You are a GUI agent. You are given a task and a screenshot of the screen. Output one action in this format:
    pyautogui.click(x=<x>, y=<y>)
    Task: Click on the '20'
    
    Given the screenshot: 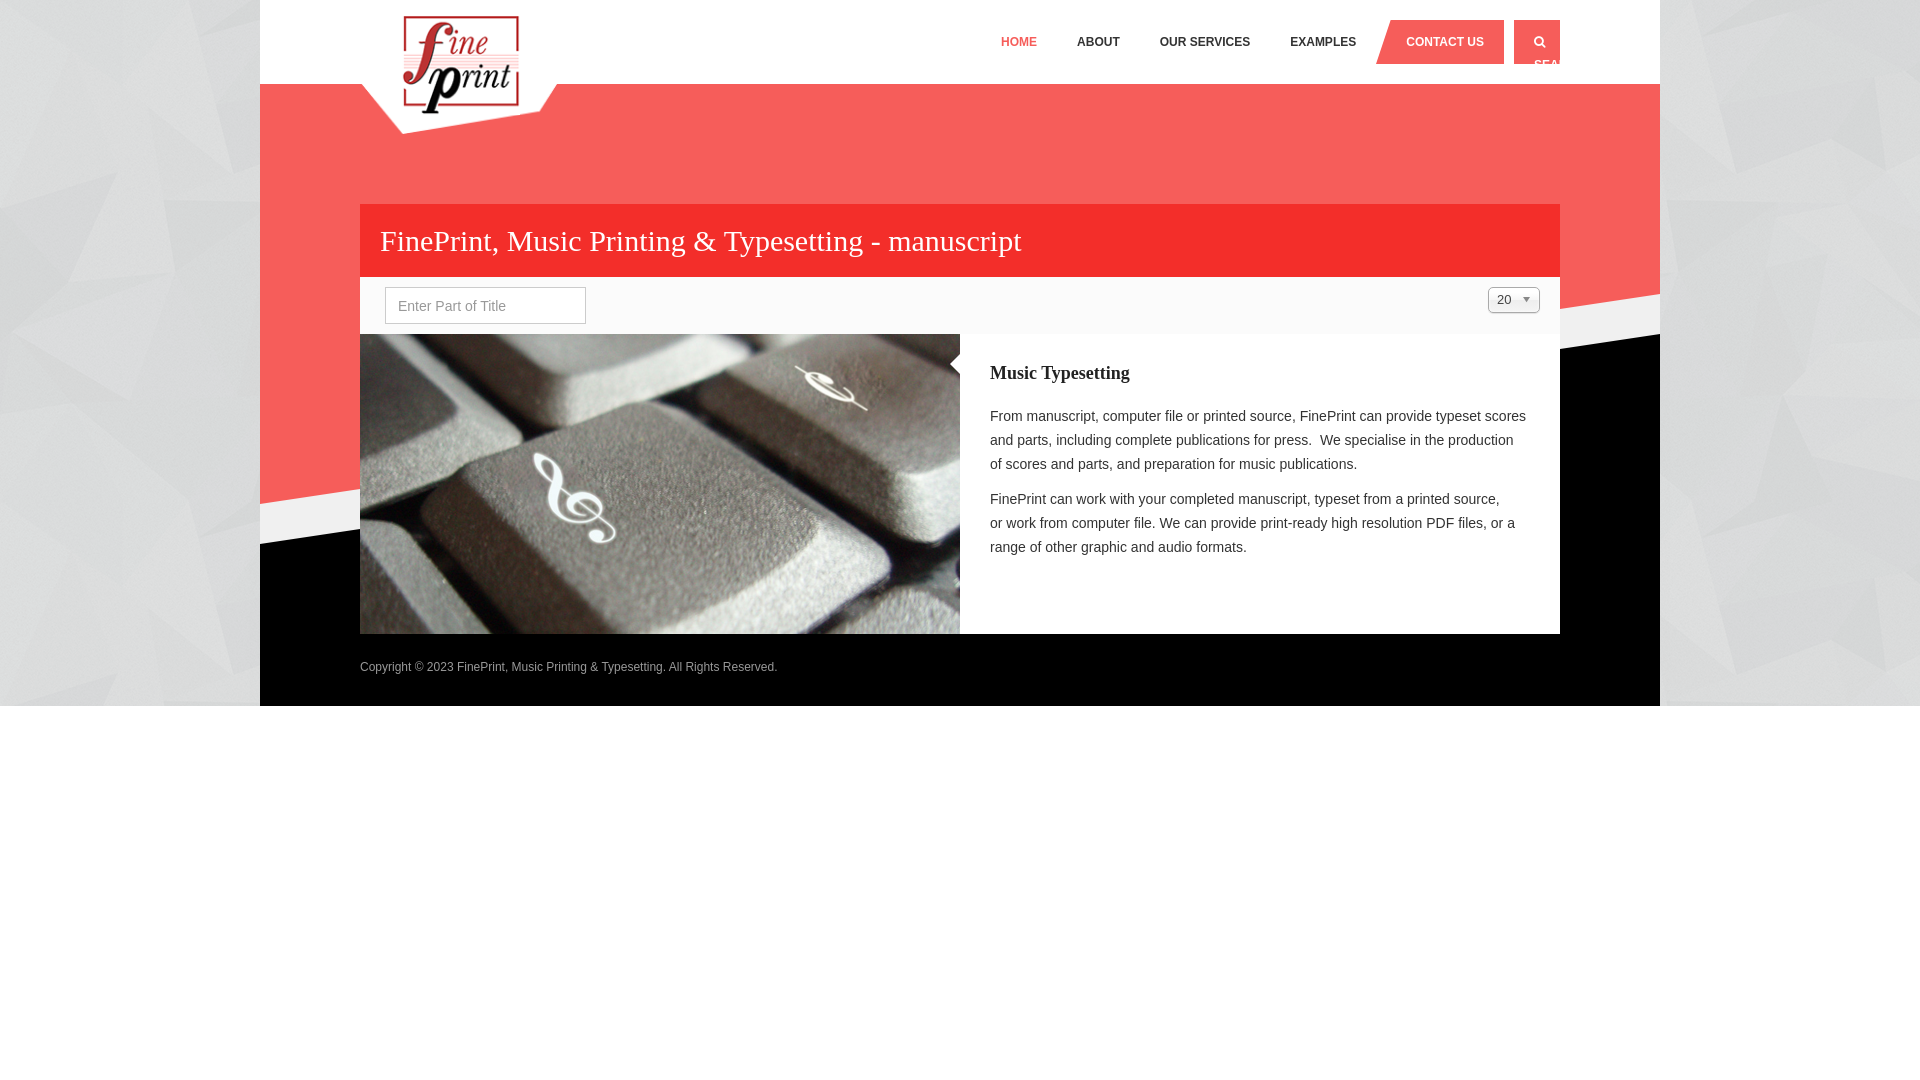 What is the action you would take?
    pyautogui.click(x=1488, y=300)
    